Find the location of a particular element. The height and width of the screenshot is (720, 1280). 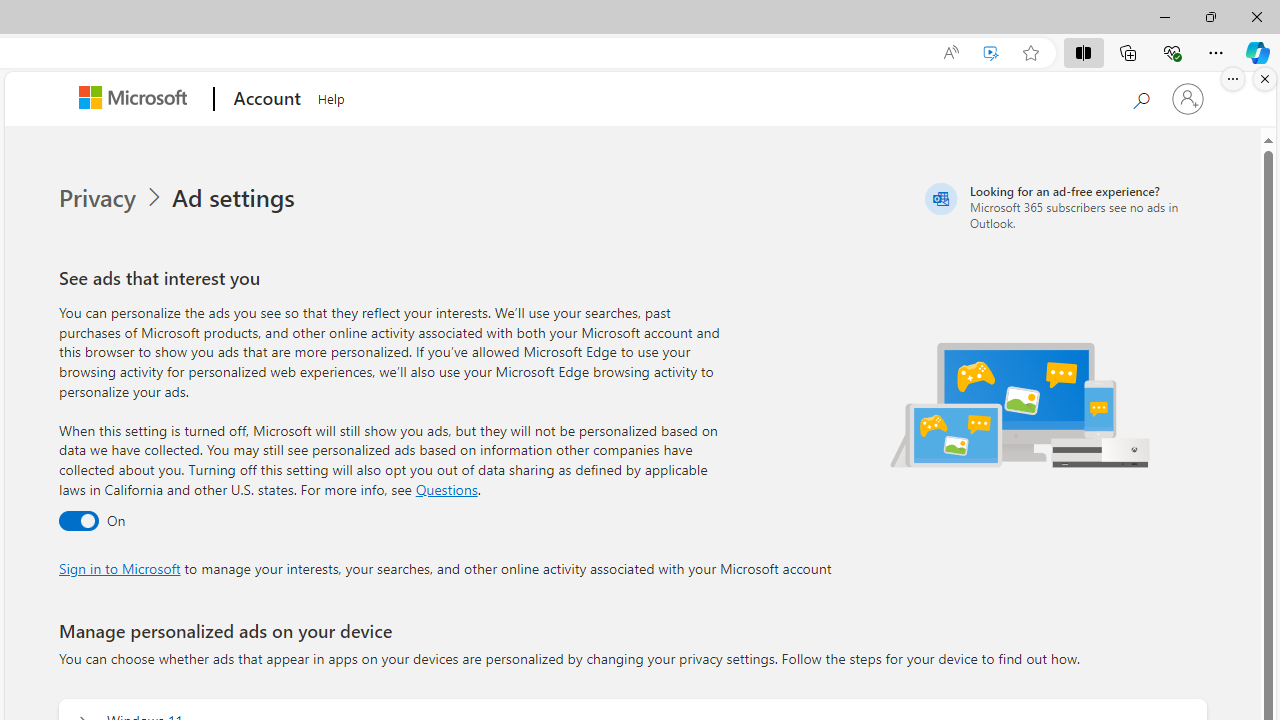

'Looking for an ad-free experience?' is located at coordinates (1062, 206).